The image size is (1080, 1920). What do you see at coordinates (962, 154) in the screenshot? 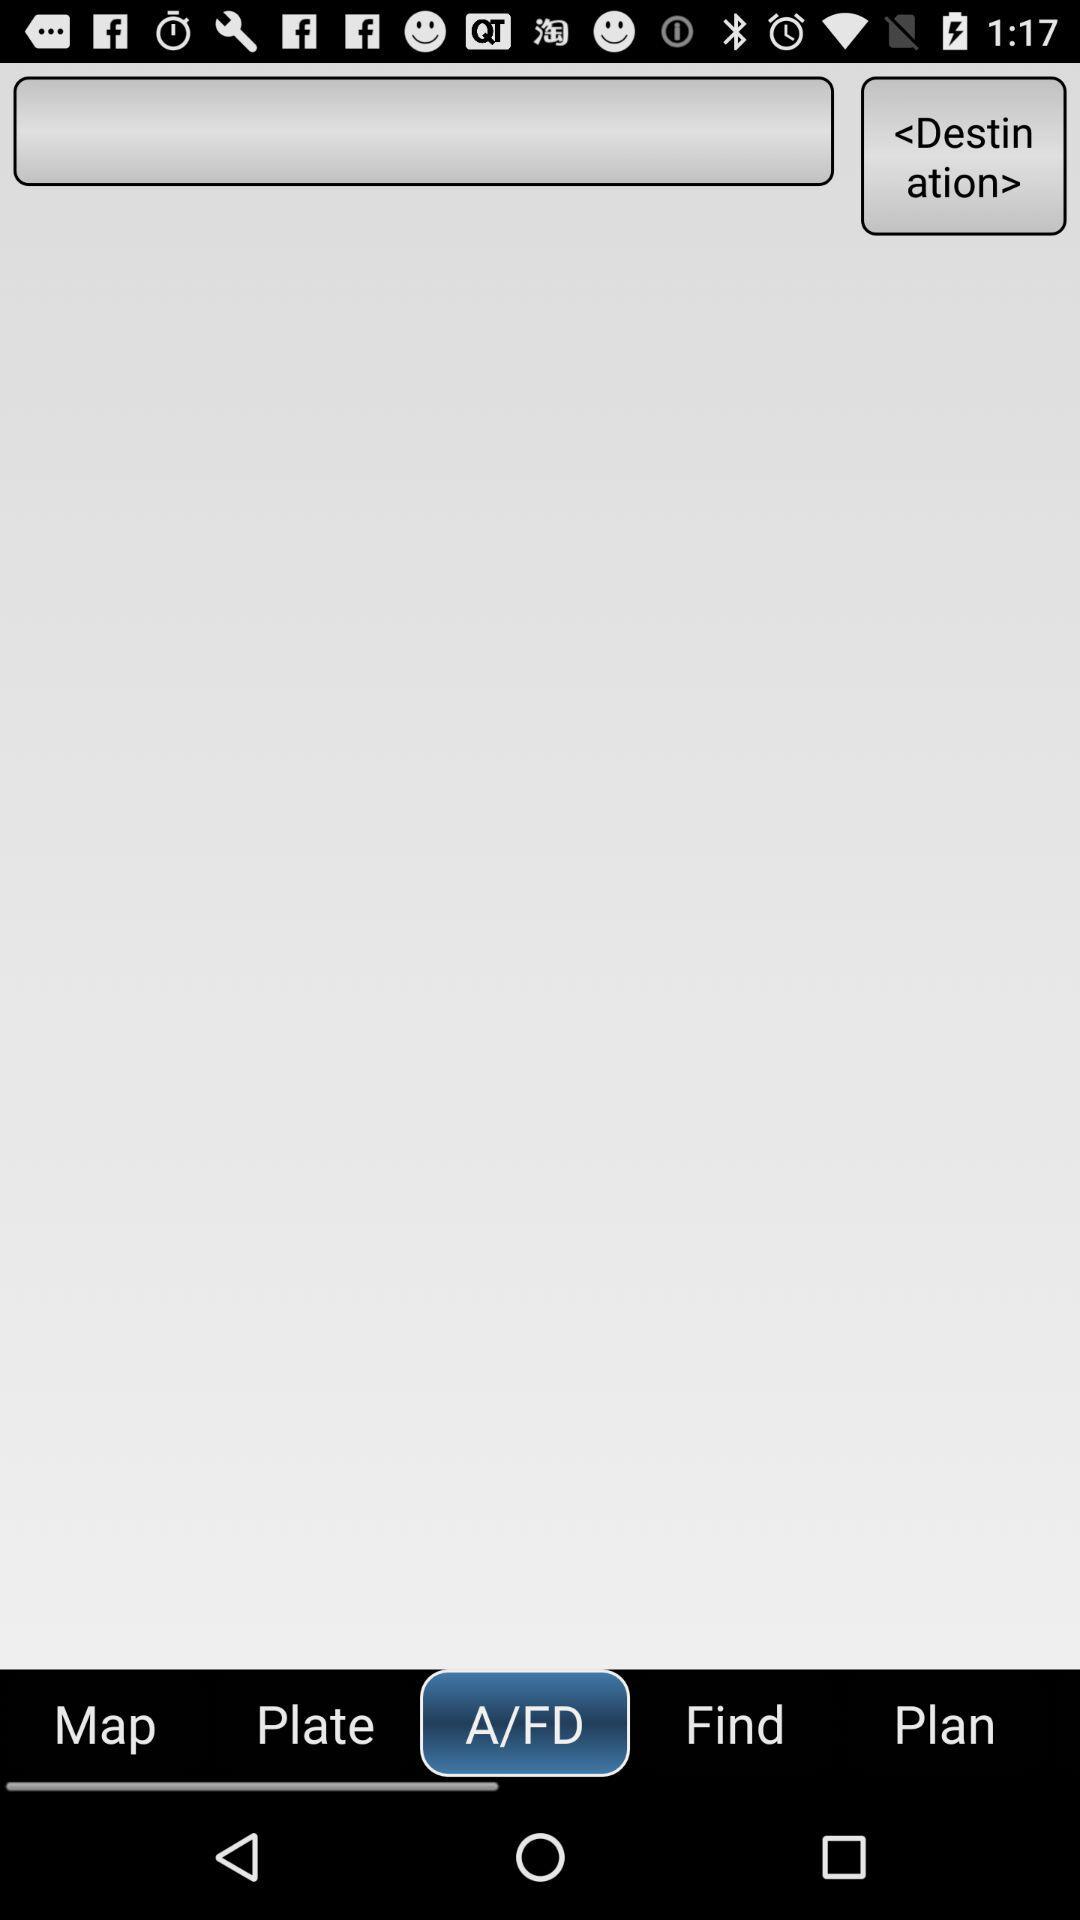
I see `<destination> button` at bounding box center [962, 154].